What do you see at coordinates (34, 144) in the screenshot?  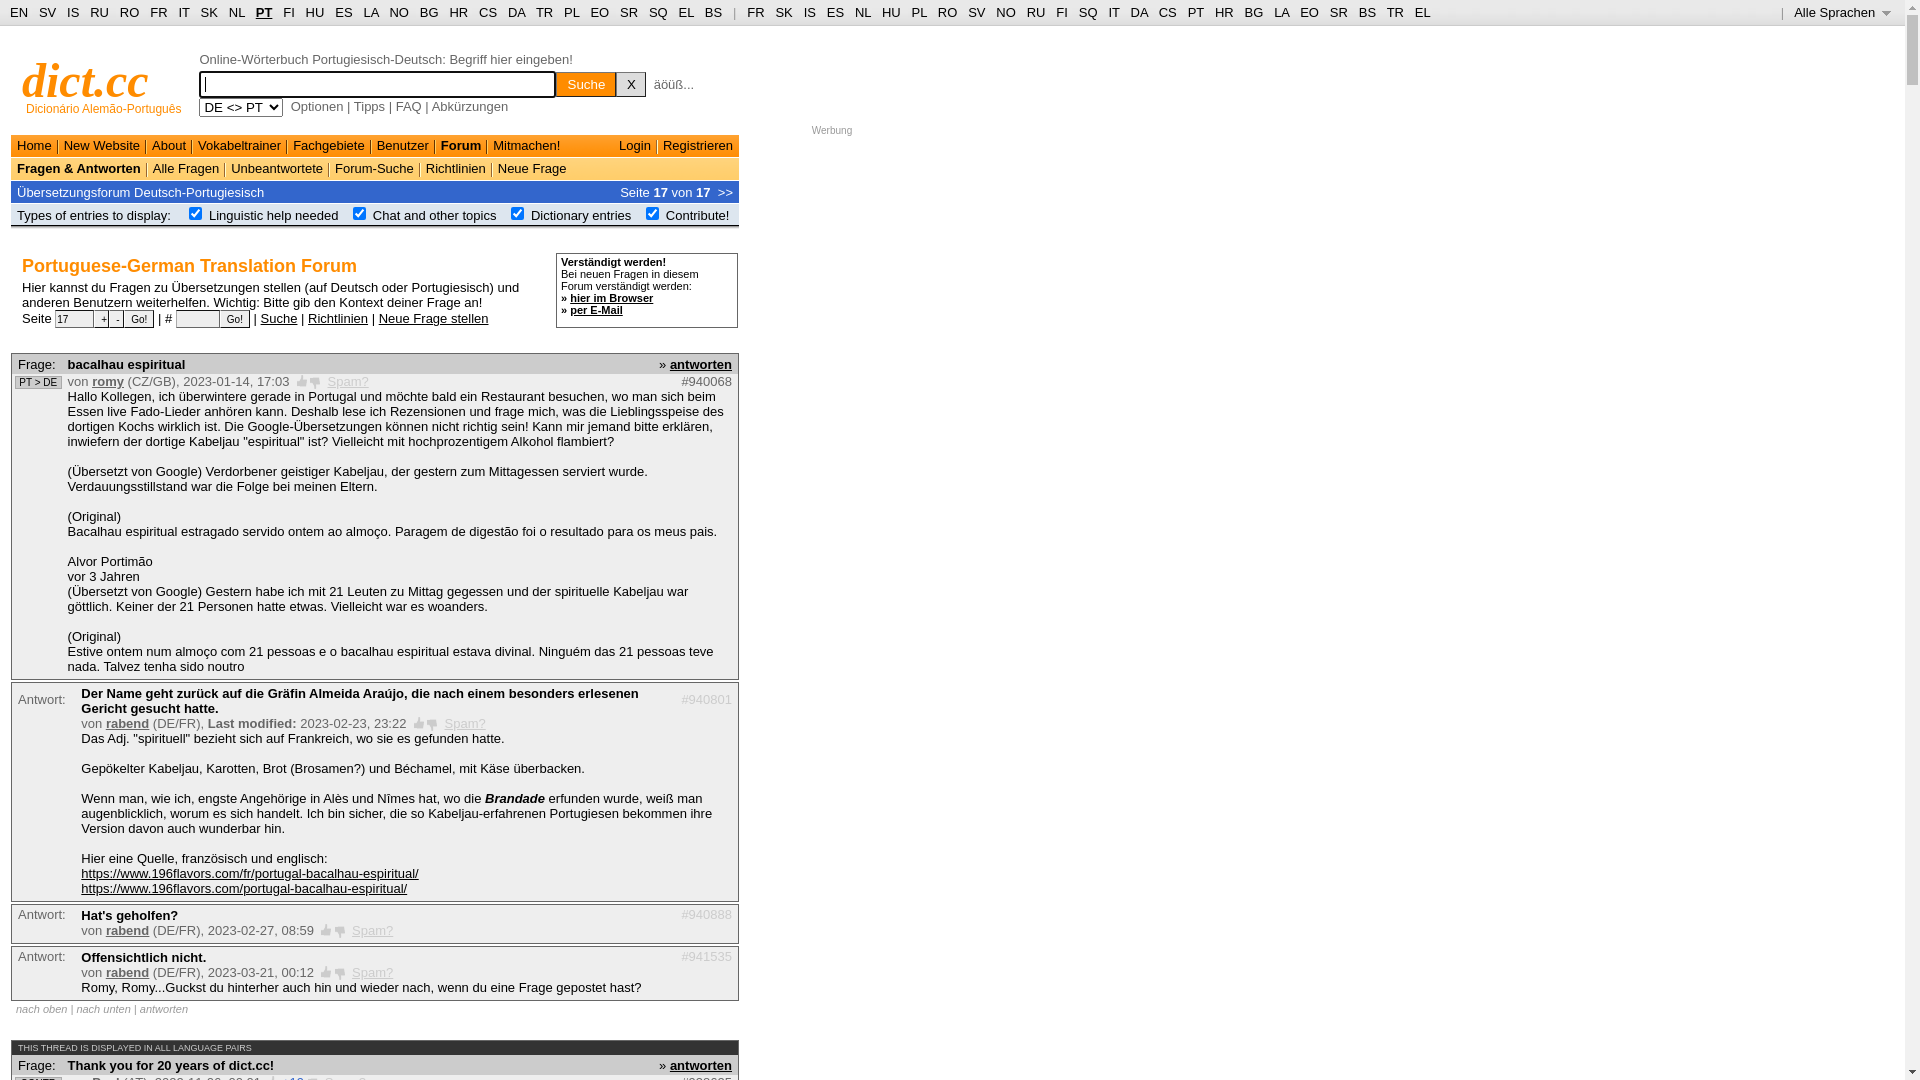 I see `'Home'` at bounding box center [34, 144].